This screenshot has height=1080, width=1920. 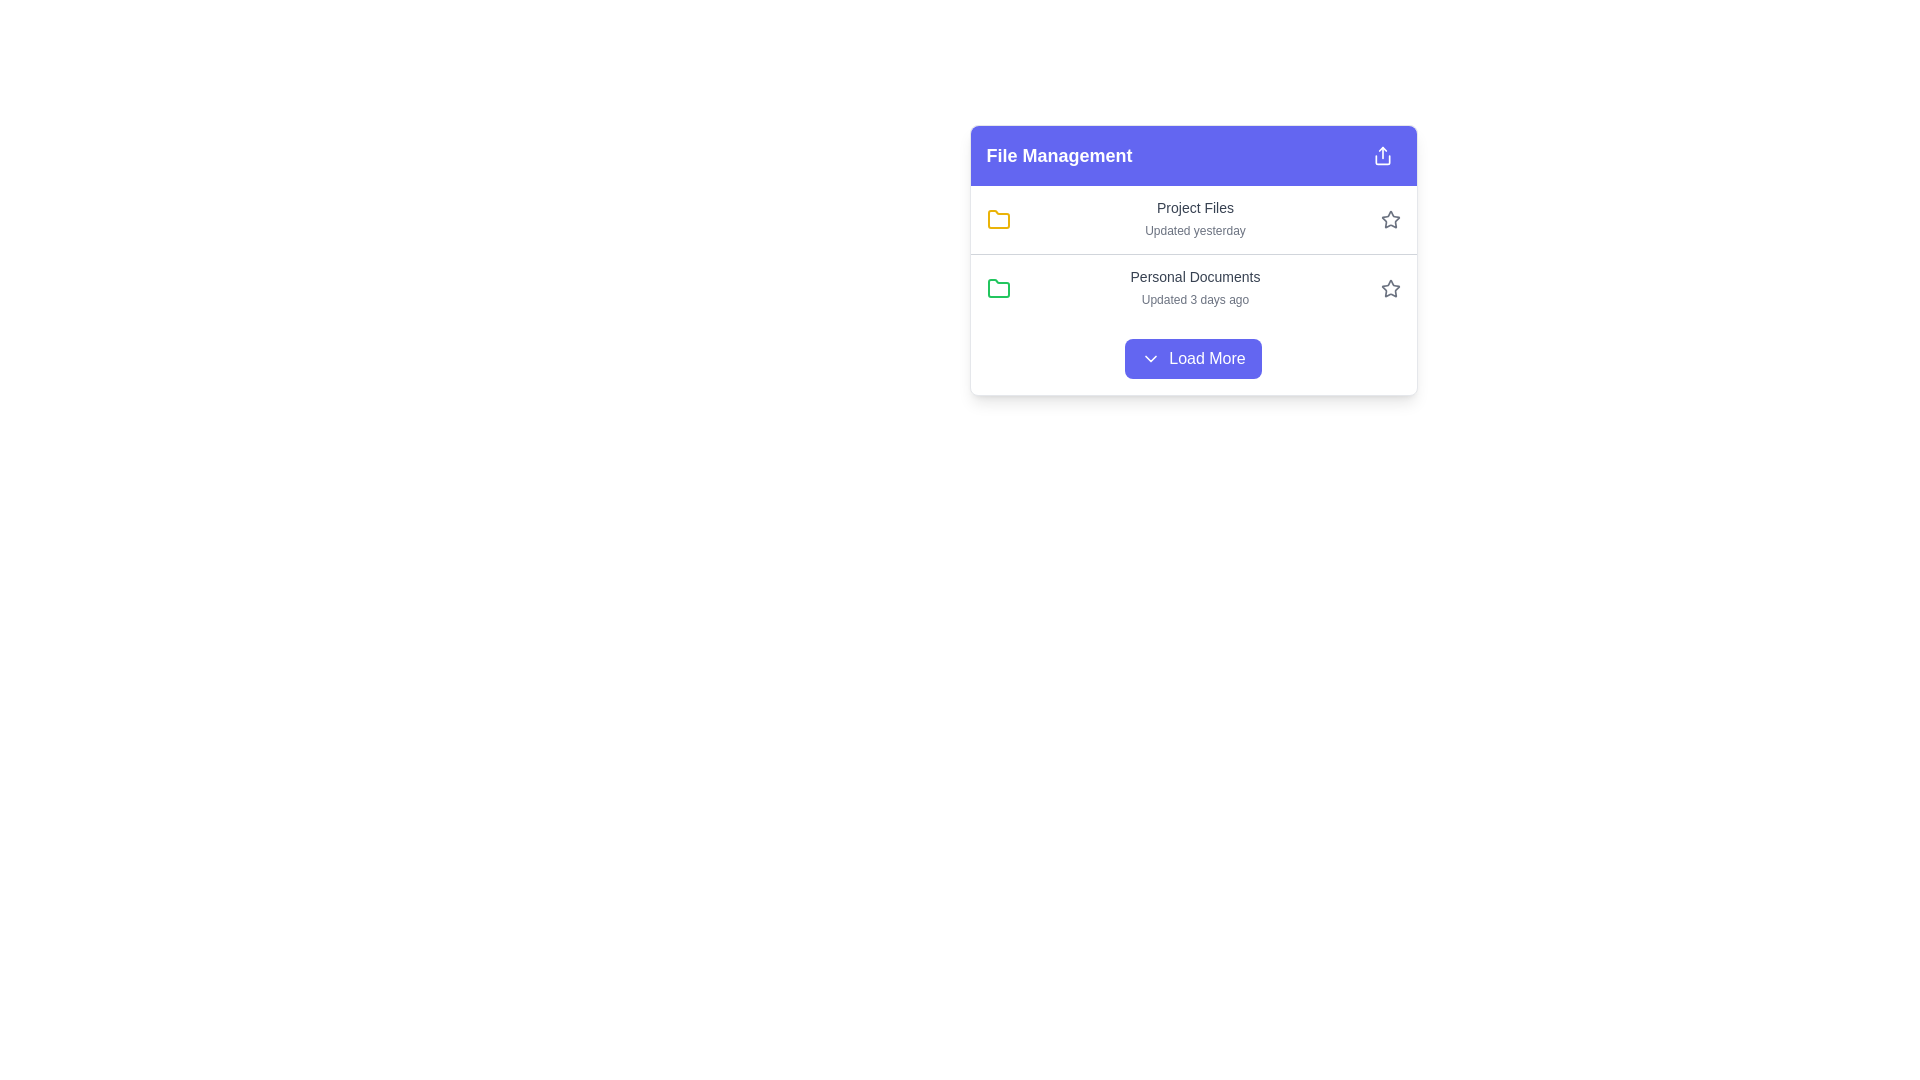 What do you see at coordinates (1195, 230) in the screenshot?
I see `timestamp information text located directly beneath the 'Project Files' section in the file management interface` at bounding box center [1195, 230].